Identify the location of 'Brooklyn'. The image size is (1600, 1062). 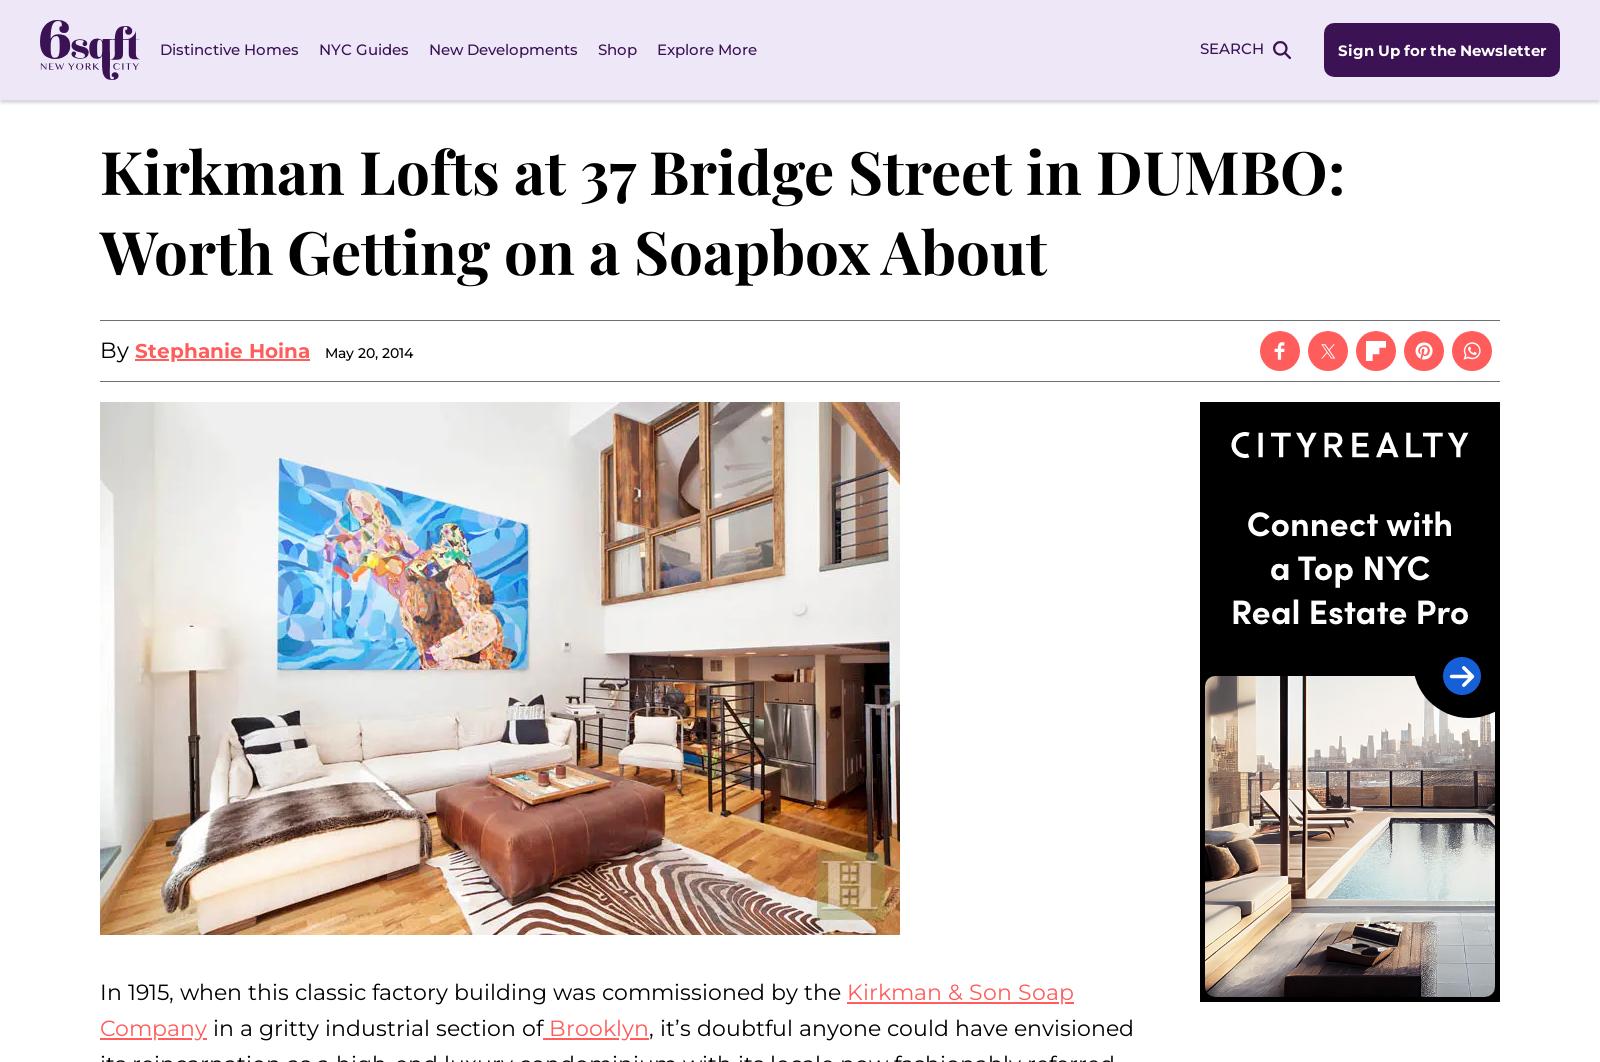
(595, 1027).